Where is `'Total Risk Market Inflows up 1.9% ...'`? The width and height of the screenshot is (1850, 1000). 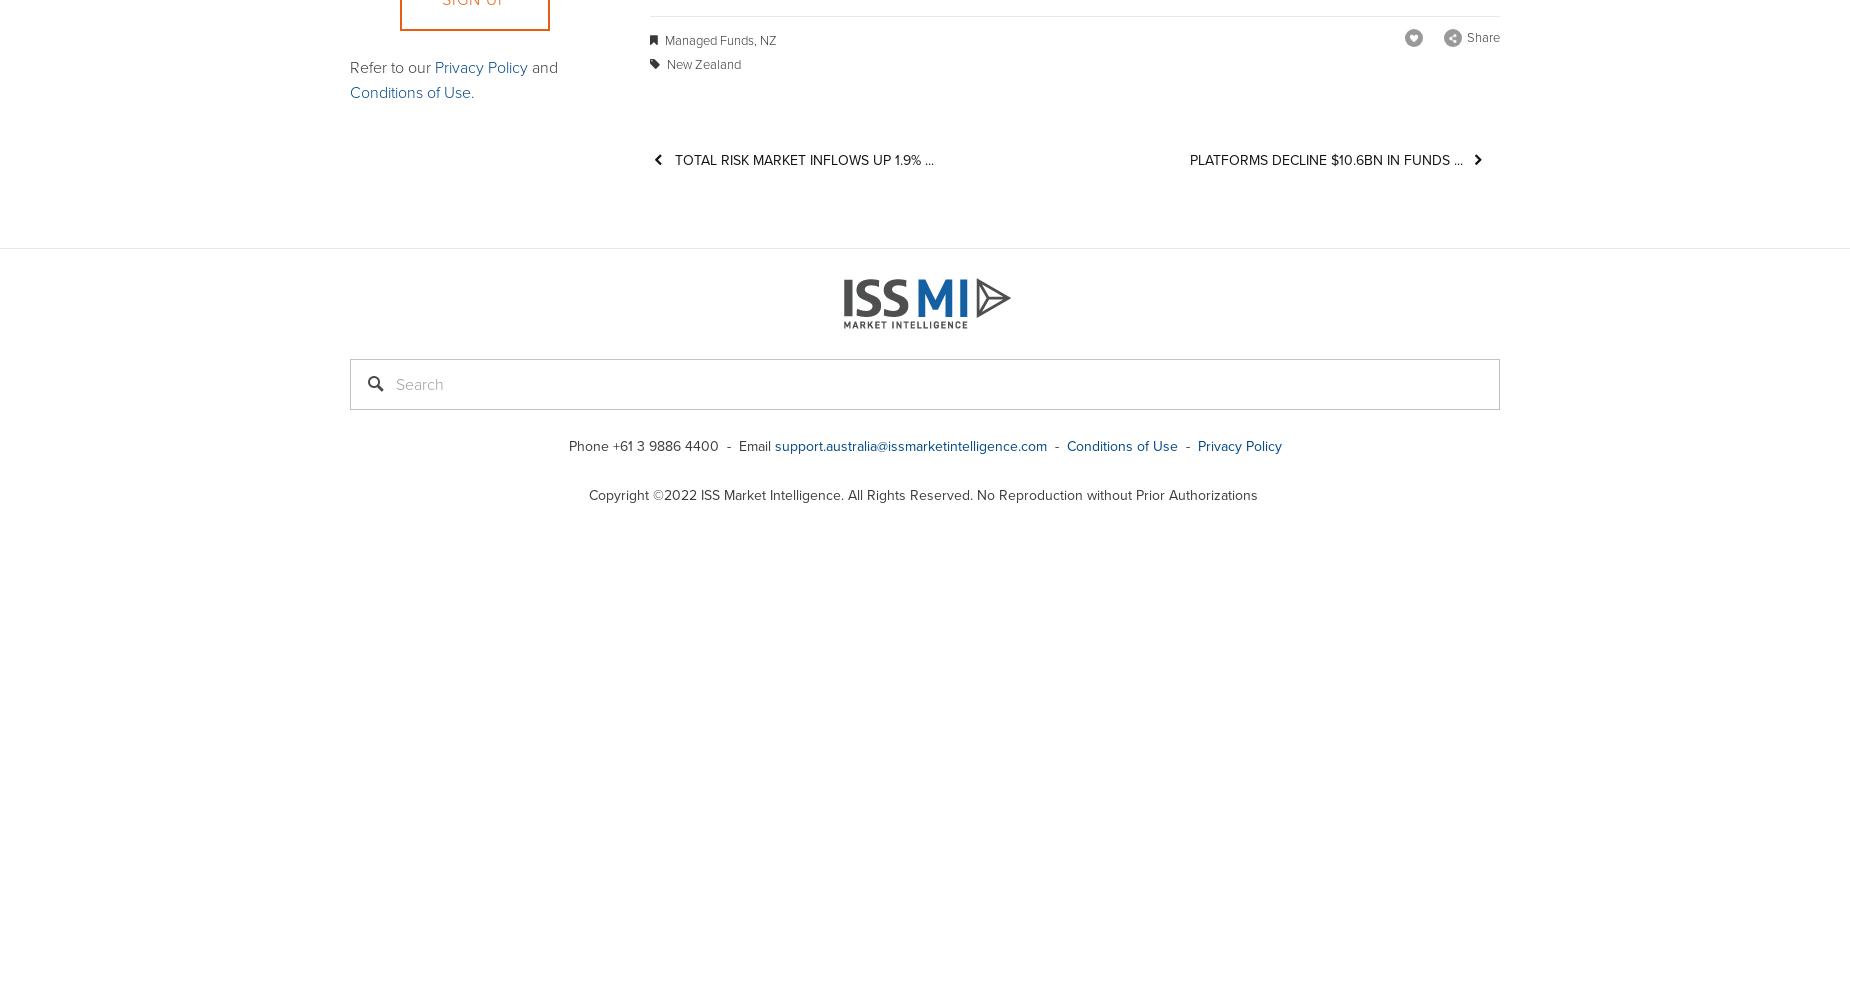
'Total Risk Market Inflows up 1.9% ...' is located at coordinates (803, 159).